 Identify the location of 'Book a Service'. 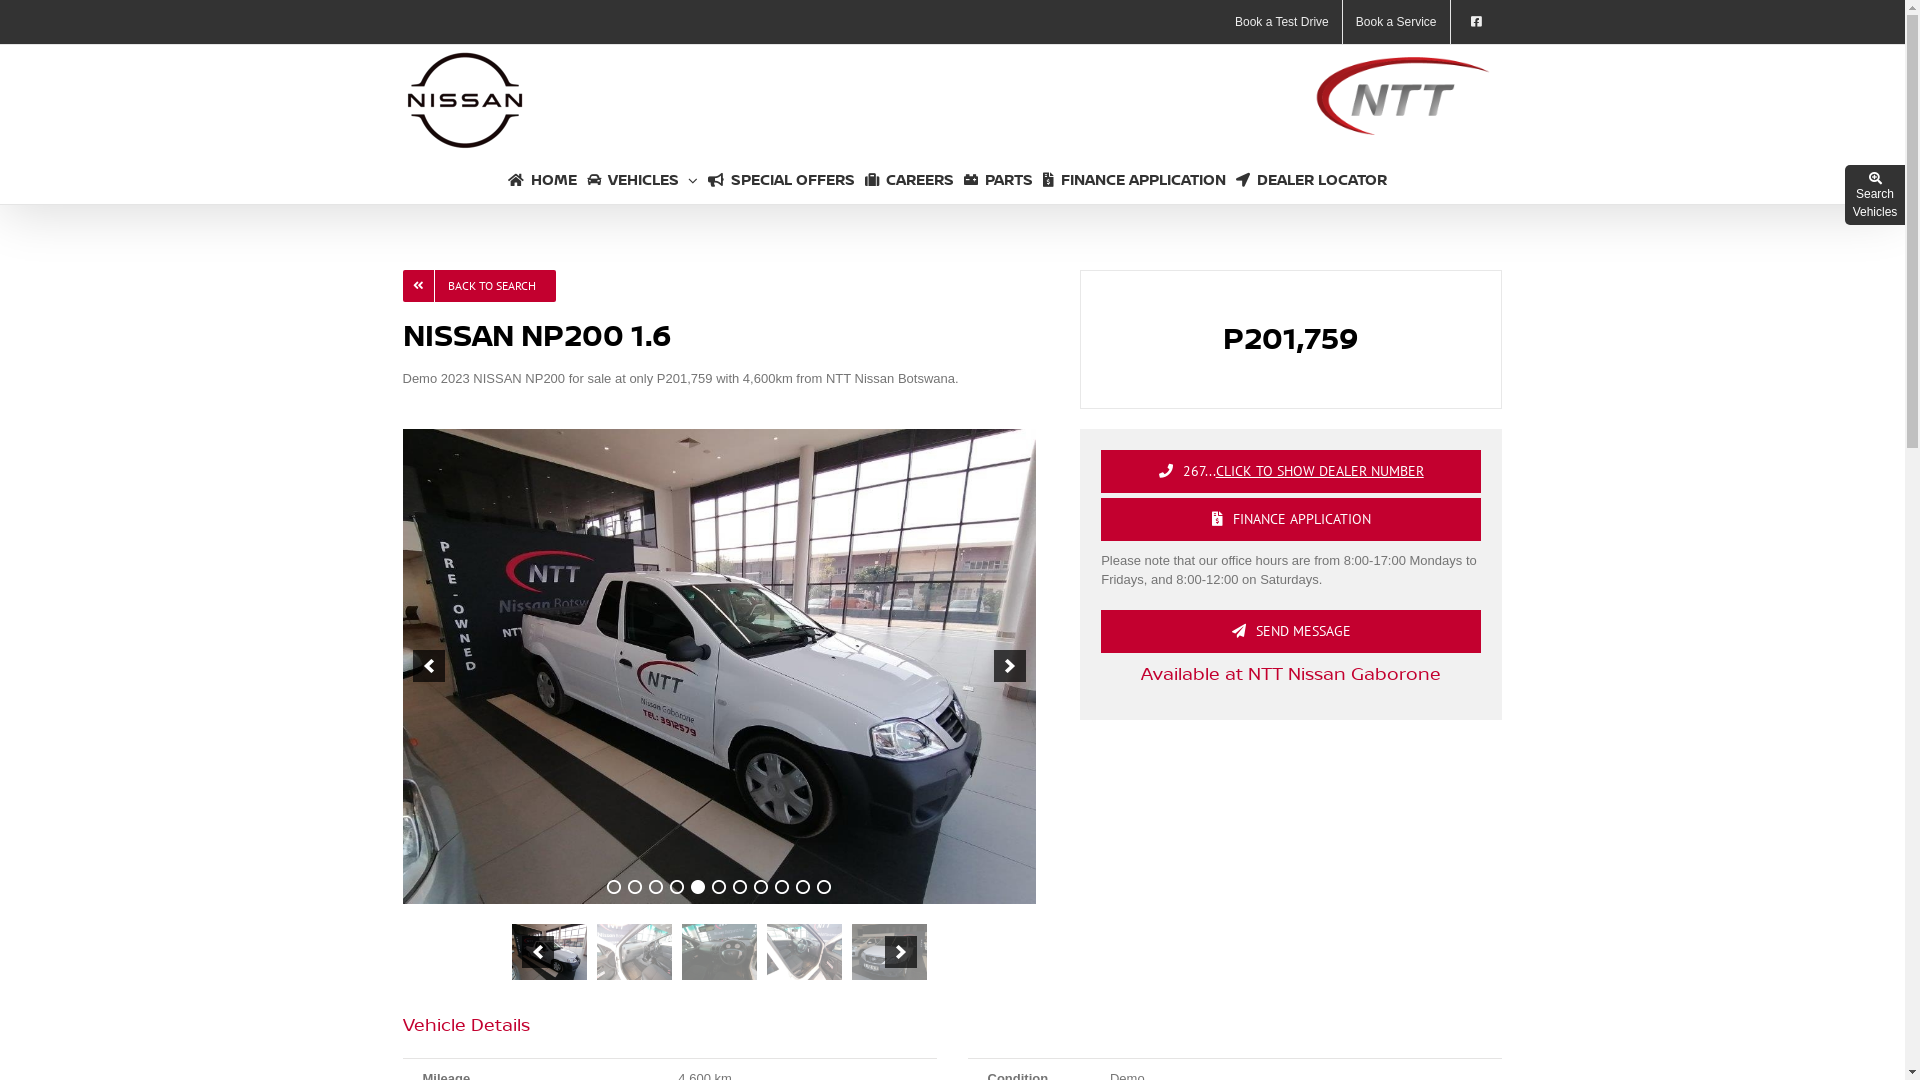
(1343, 22).